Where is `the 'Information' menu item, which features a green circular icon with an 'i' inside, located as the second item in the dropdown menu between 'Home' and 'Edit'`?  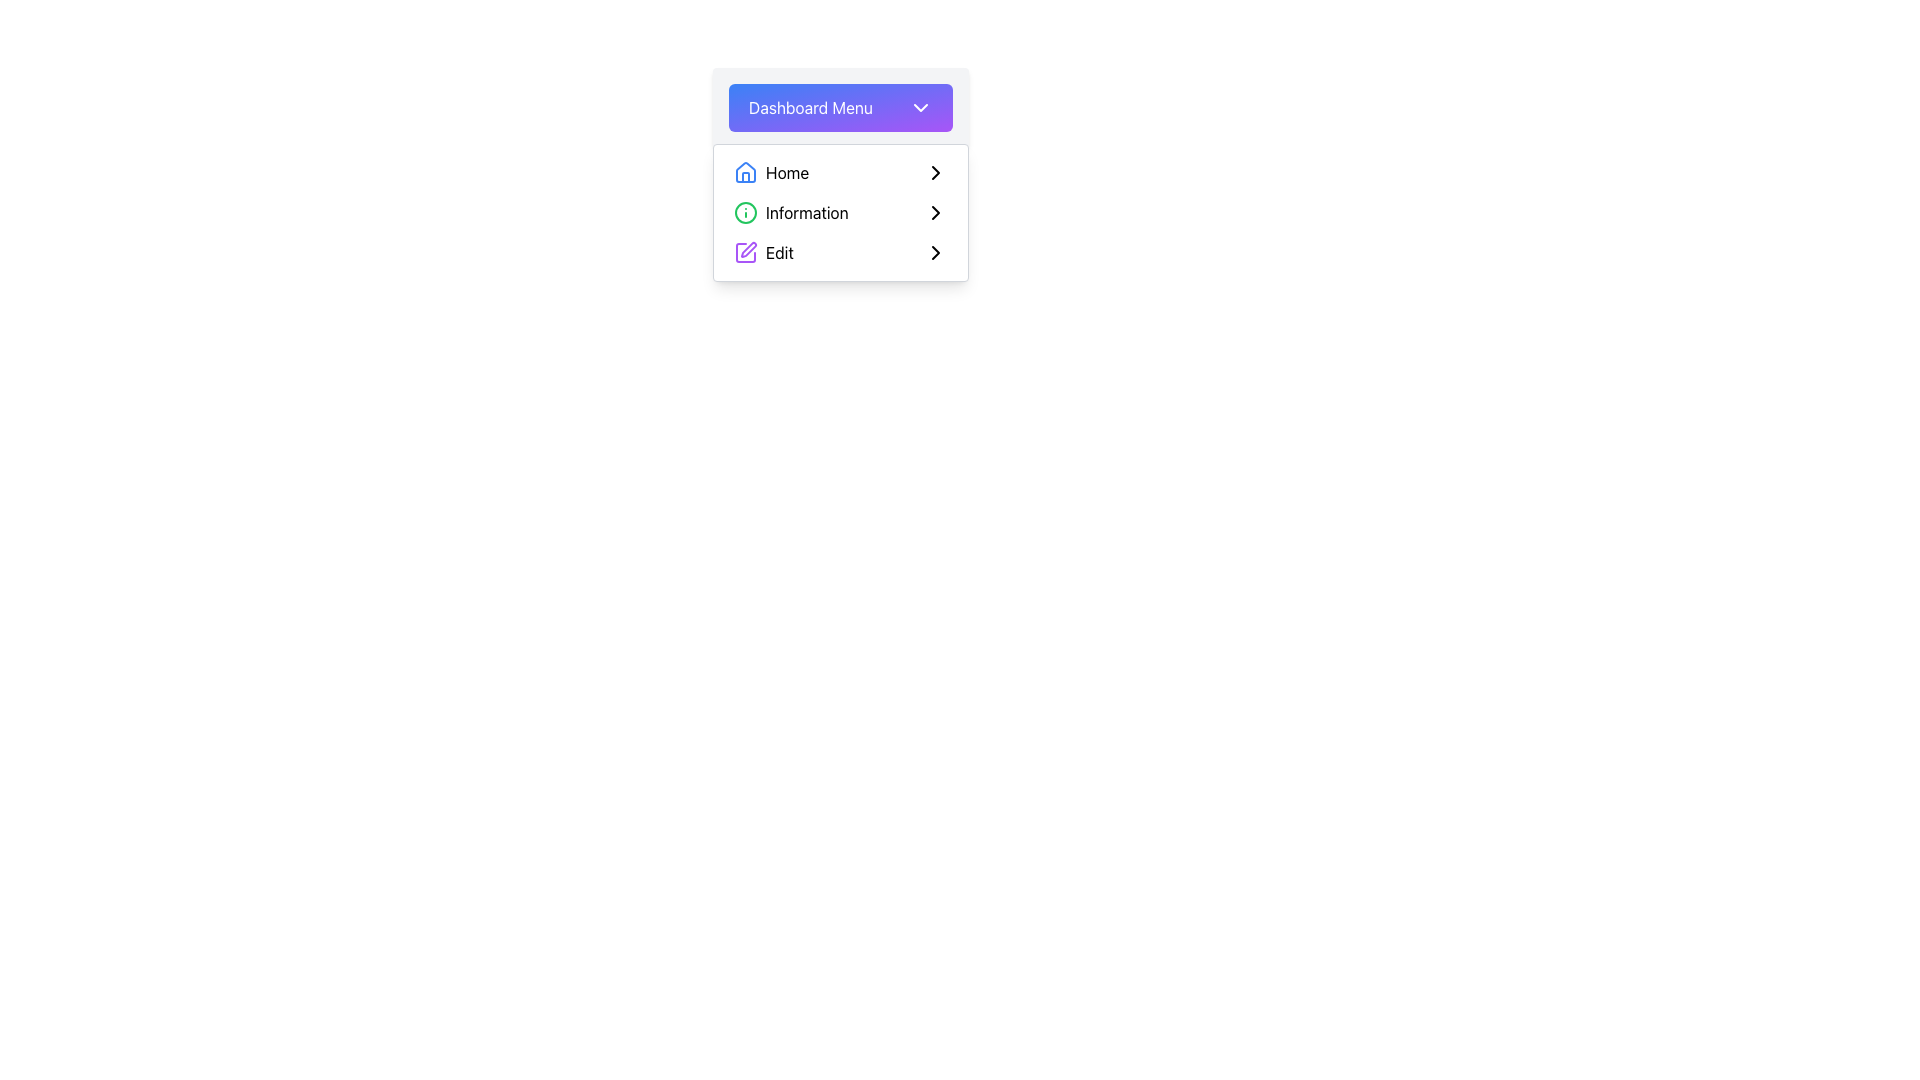 the 'Information' menu item, which features a green circular icon with an 'i' inside, located as the second item in the dropdown menu between 'Home' and 'Edit' is located at coordinates (790, 212).